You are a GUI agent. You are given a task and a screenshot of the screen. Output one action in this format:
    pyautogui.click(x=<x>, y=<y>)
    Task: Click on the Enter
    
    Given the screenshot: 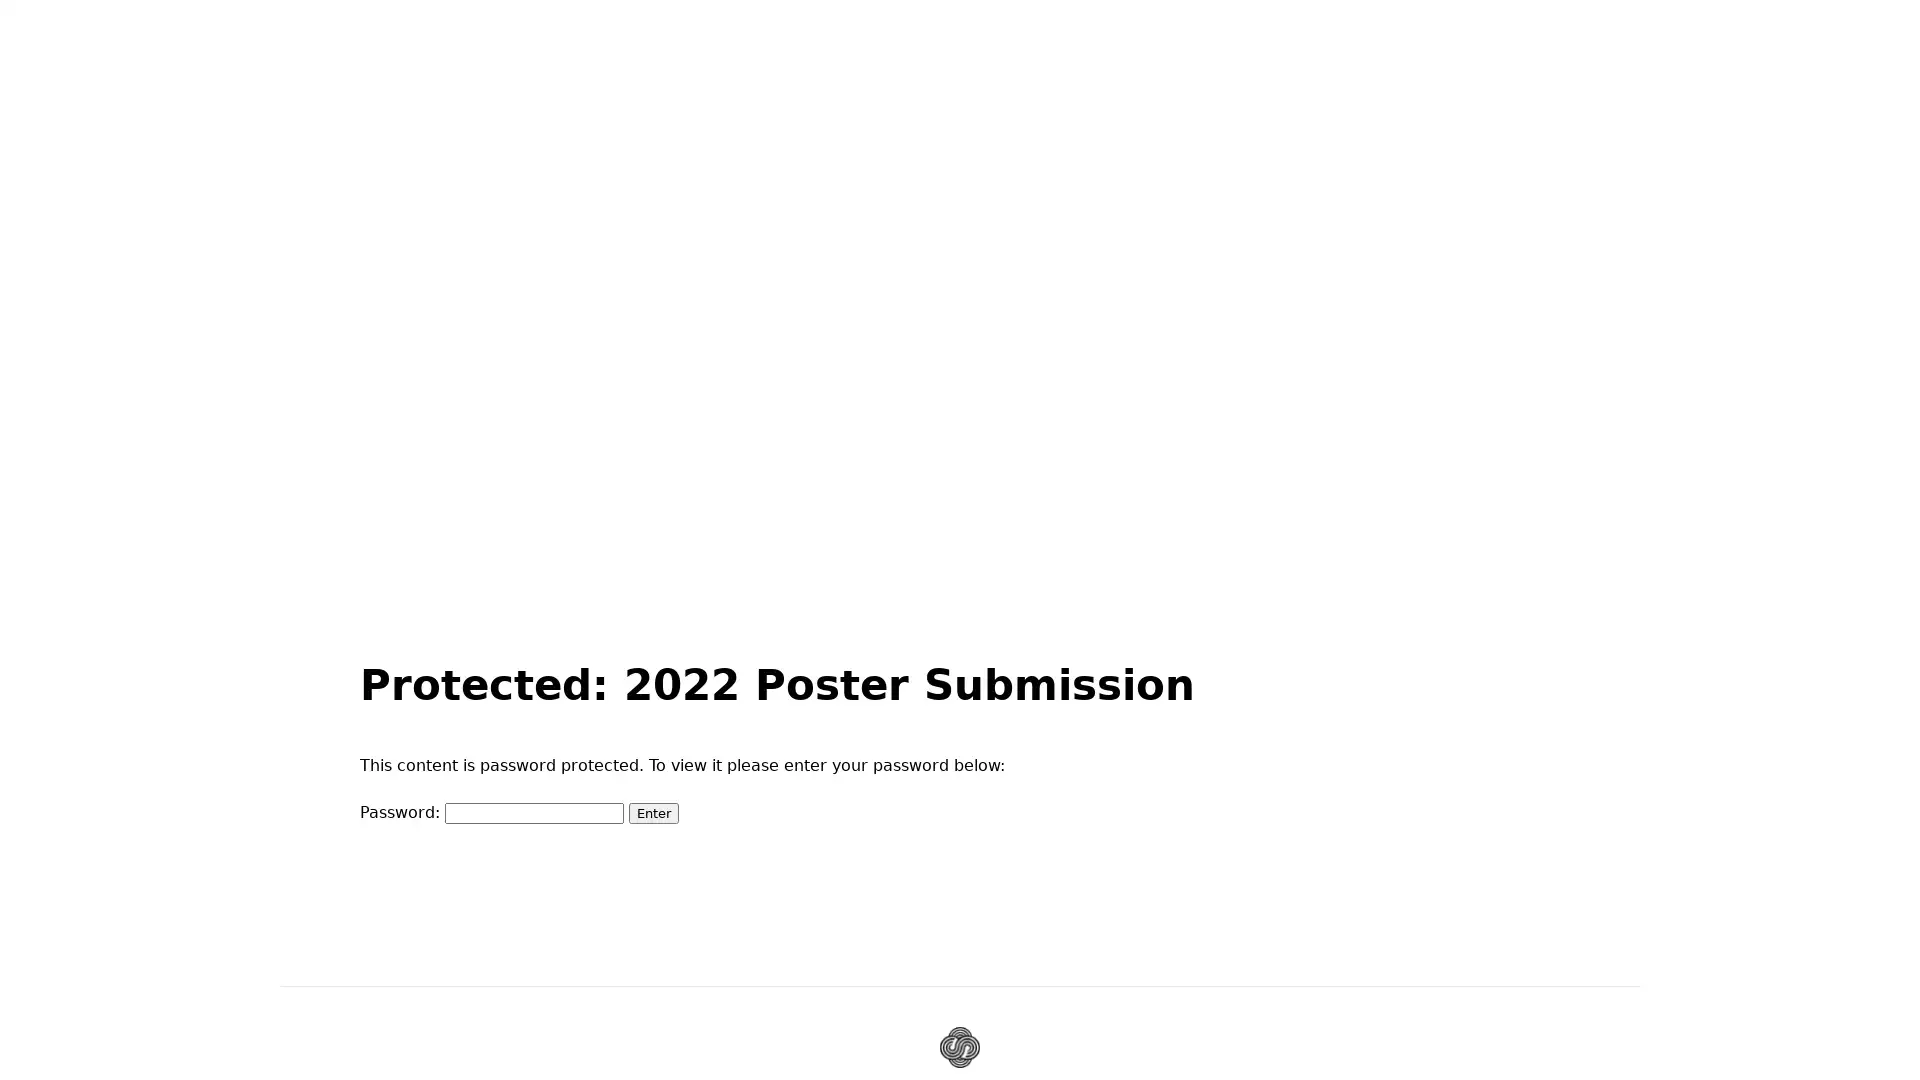 What is the action you would take?
    pyautogui.click(x=653, y=812)
    